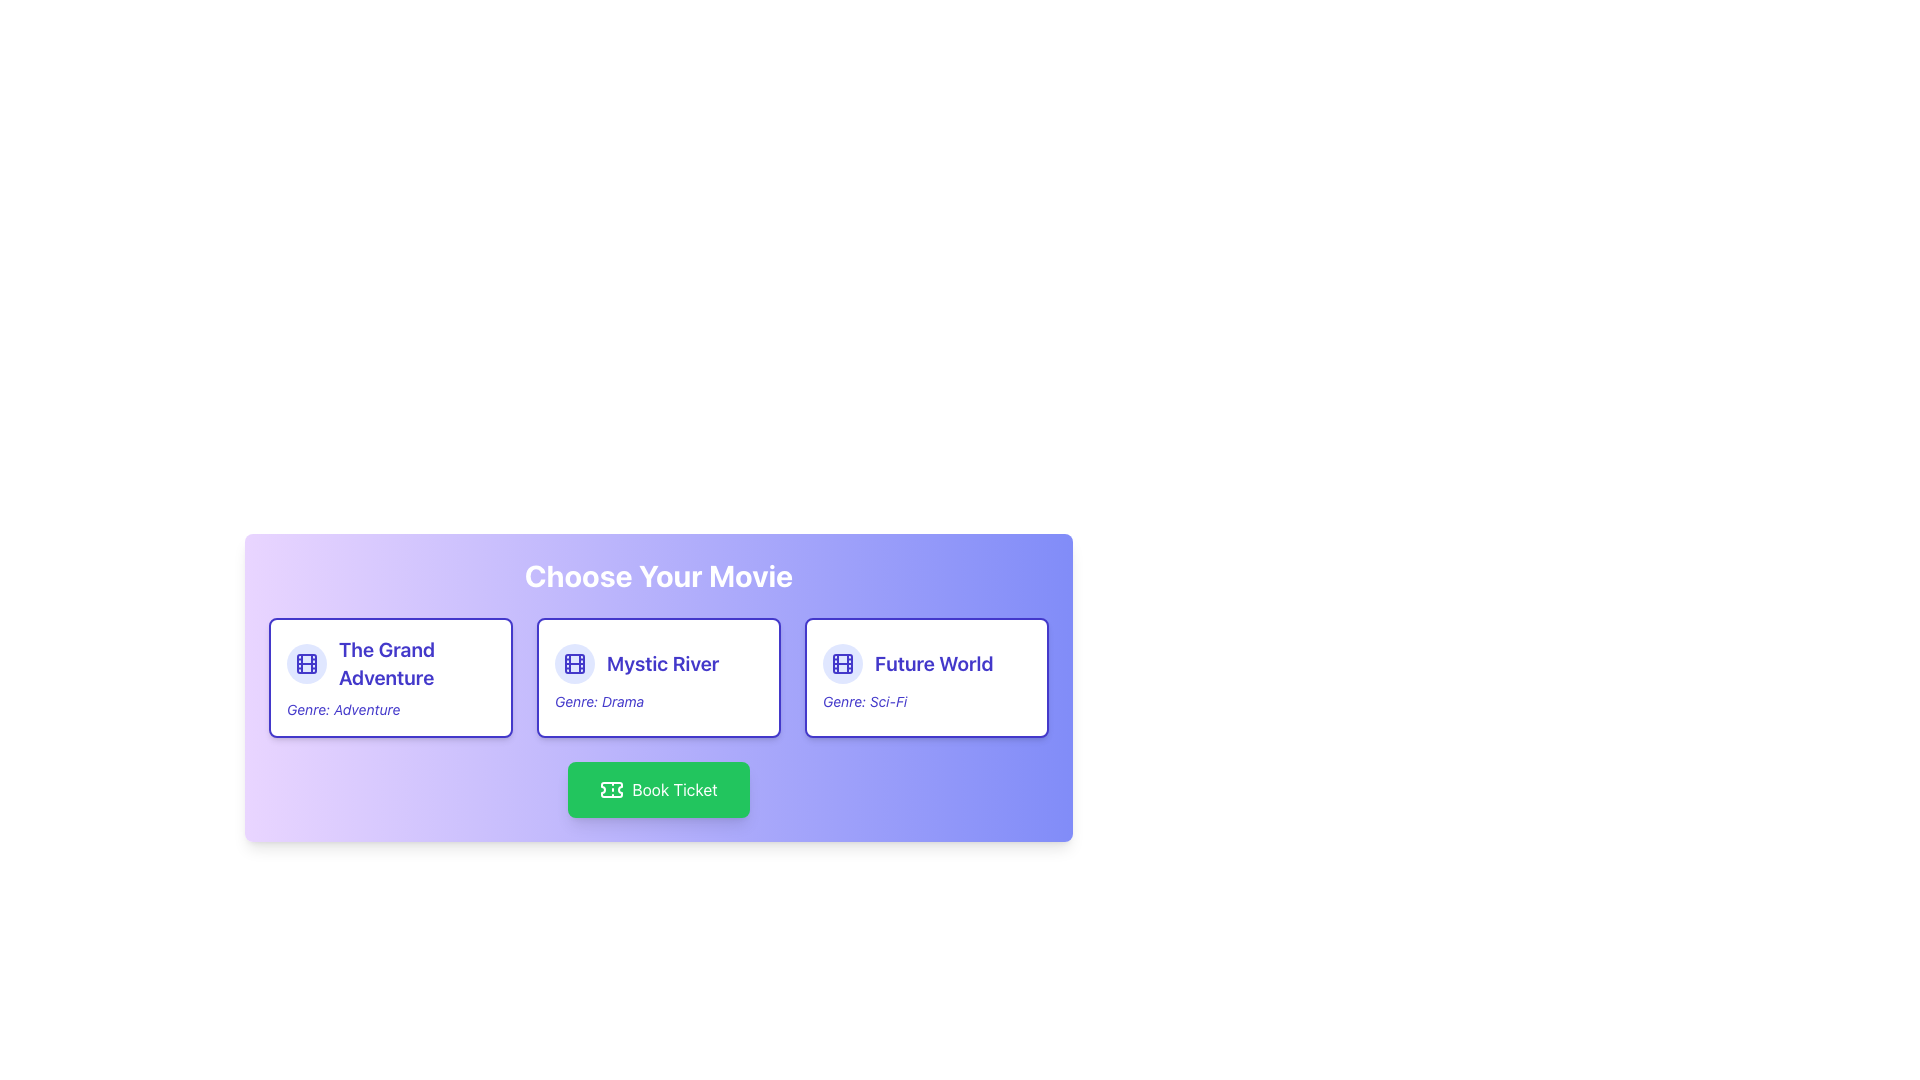 The height and width of the screenshot is (1080, 1920). I want to click on movie title 'Future World' from the informational text element styled with bold font and a film reel icon, located in the third column of movie selection cards, so click(925, 663).